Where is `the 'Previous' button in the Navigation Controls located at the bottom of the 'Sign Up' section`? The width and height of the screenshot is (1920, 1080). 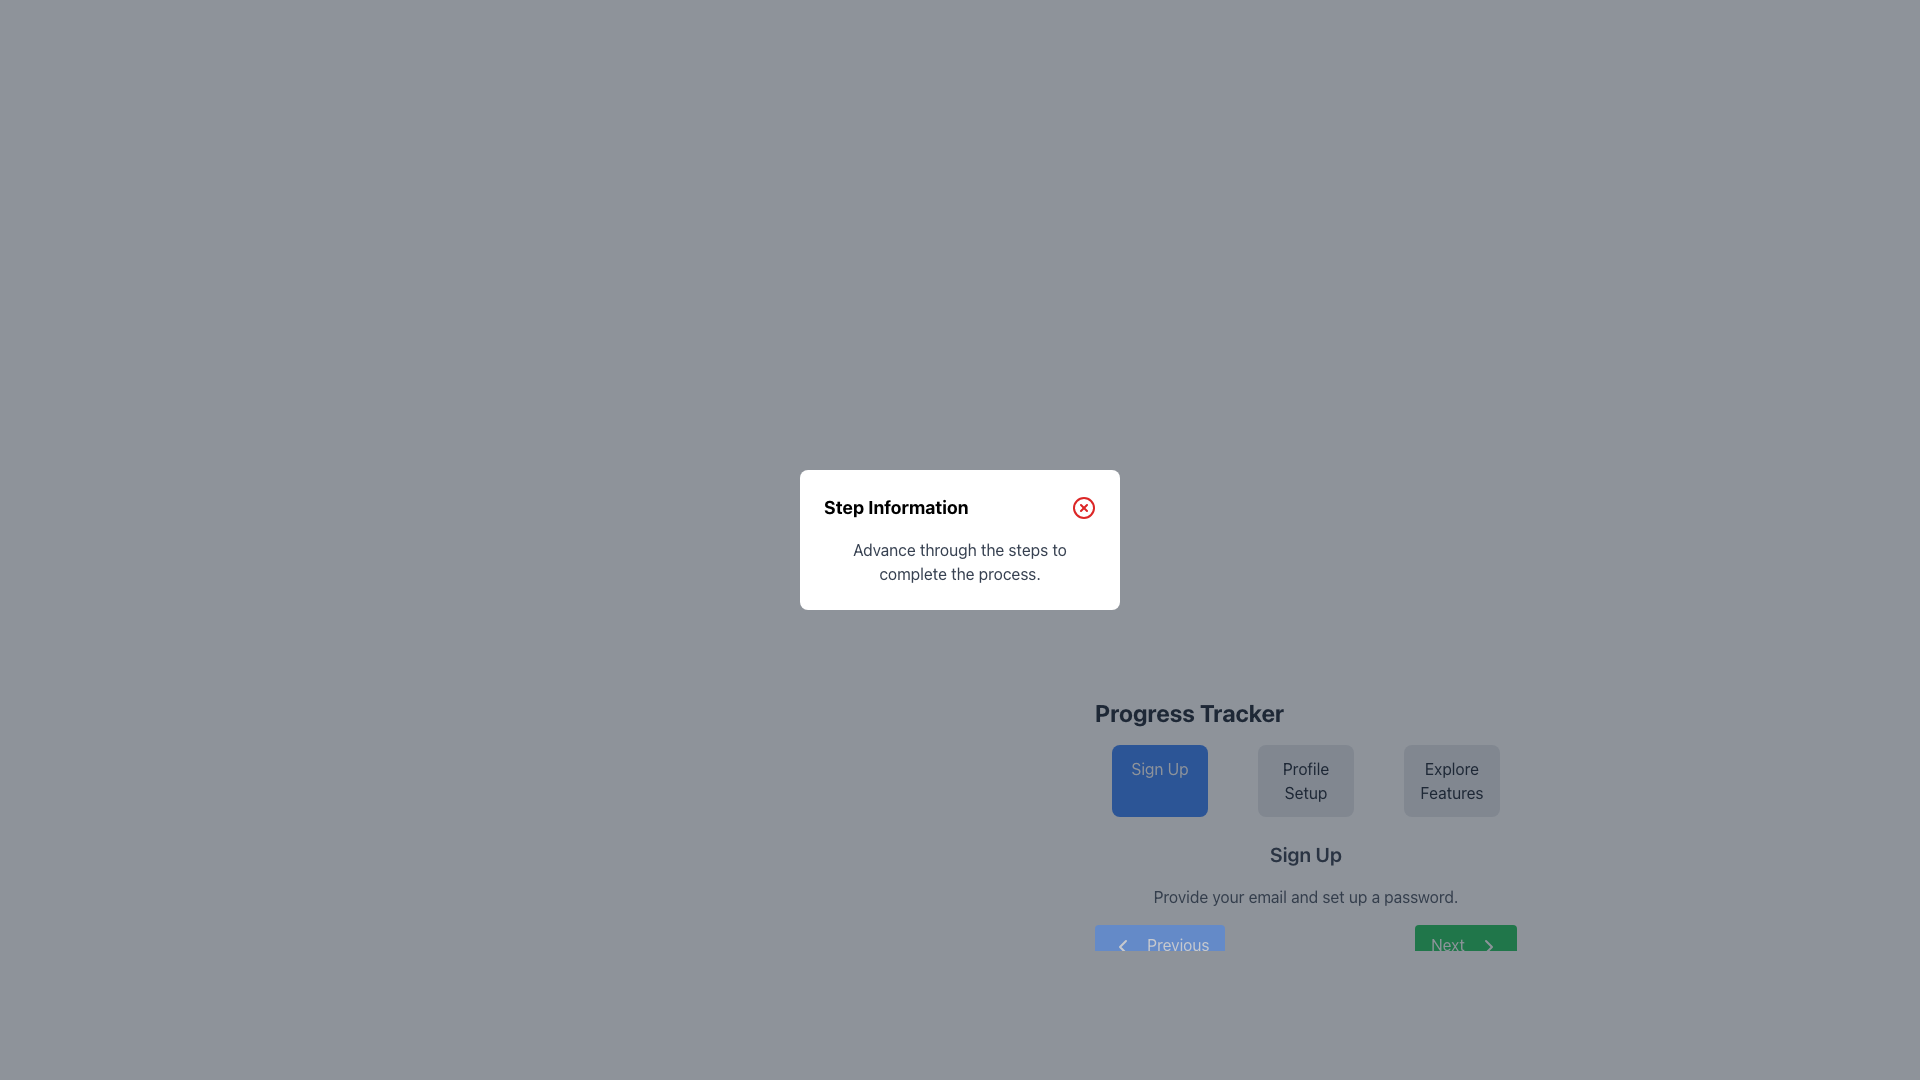
the 'Previous' button in the Navigation Controls located at the bottom of the 'Sign Up' section is located at coordinates (1305, 945).